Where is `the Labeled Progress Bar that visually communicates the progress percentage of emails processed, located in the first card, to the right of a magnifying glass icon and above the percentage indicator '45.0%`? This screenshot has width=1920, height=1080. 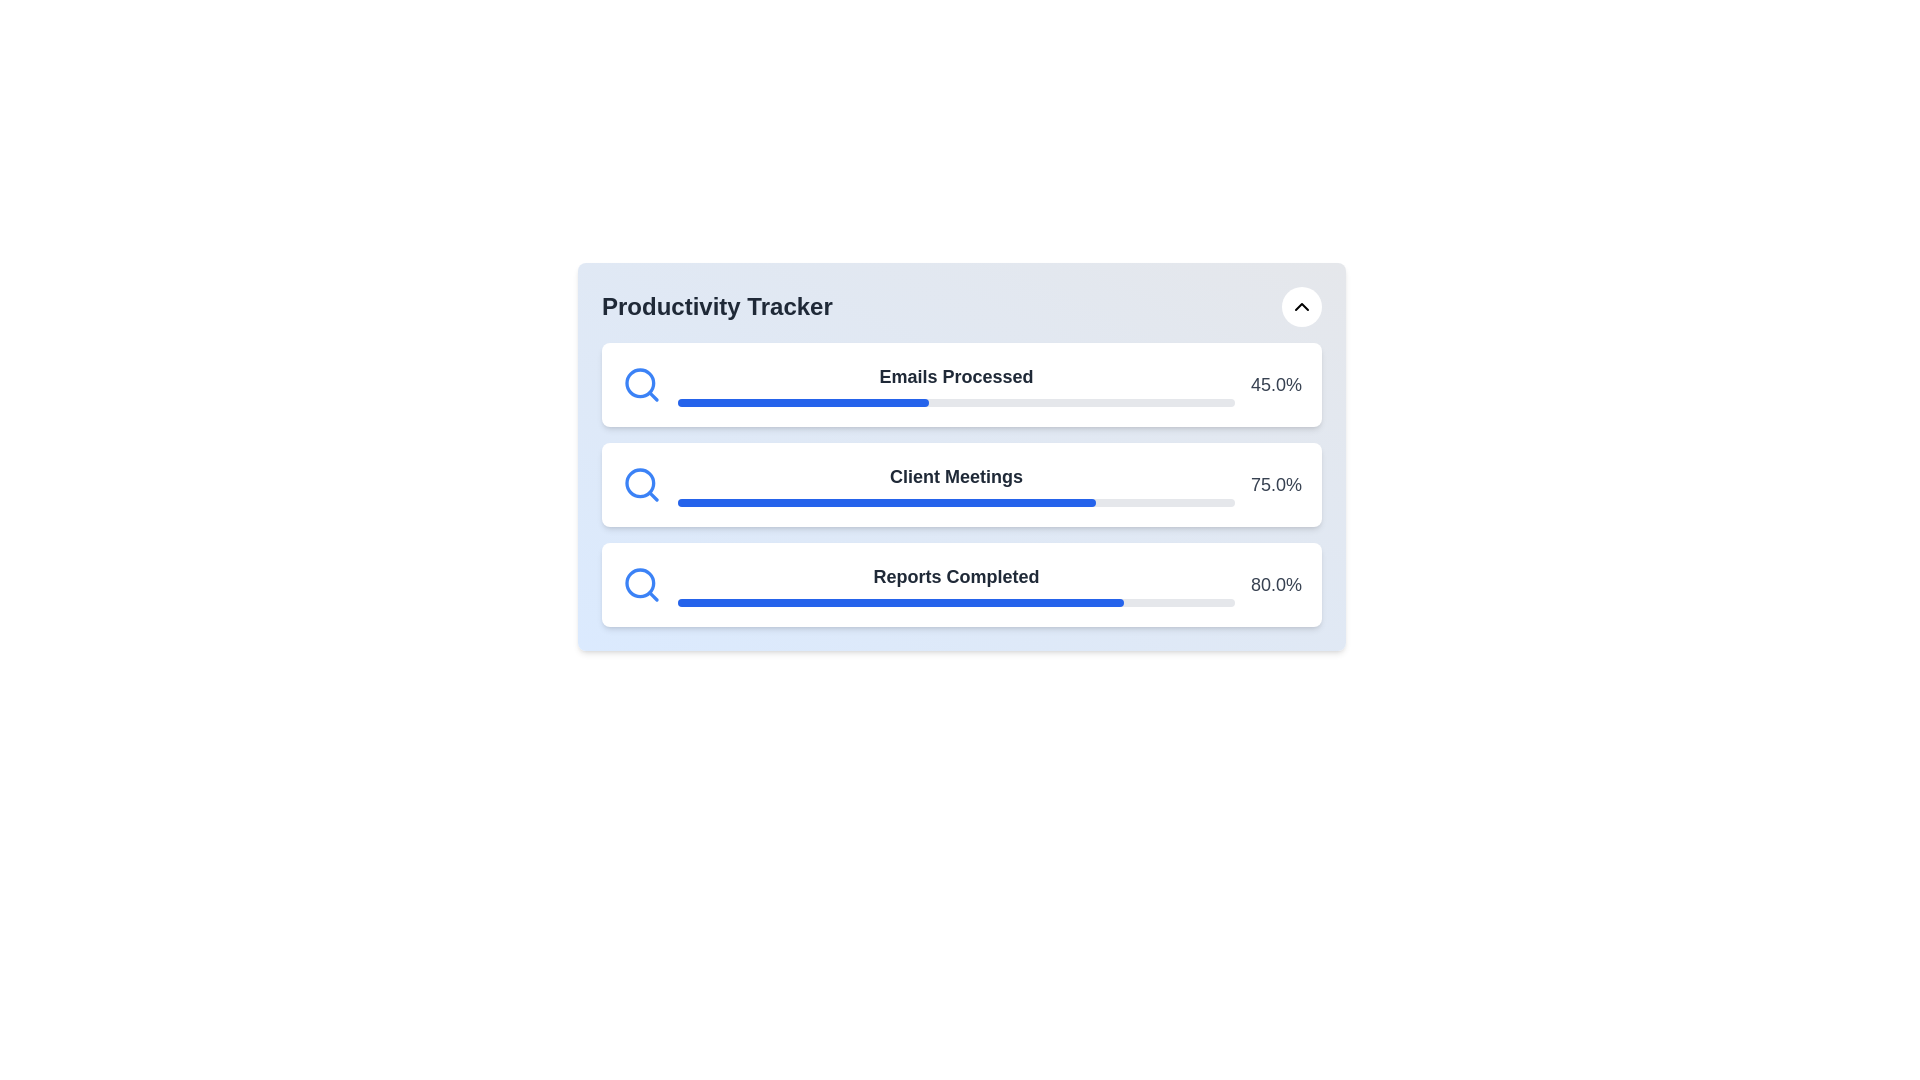
the Labeled Progress Bar that visually communicates the progress percentage of emails processed, located in the first card, to the right of a magnifying glass icon and above the percentage indicator '45.0% is located at coordinates (955, 385).